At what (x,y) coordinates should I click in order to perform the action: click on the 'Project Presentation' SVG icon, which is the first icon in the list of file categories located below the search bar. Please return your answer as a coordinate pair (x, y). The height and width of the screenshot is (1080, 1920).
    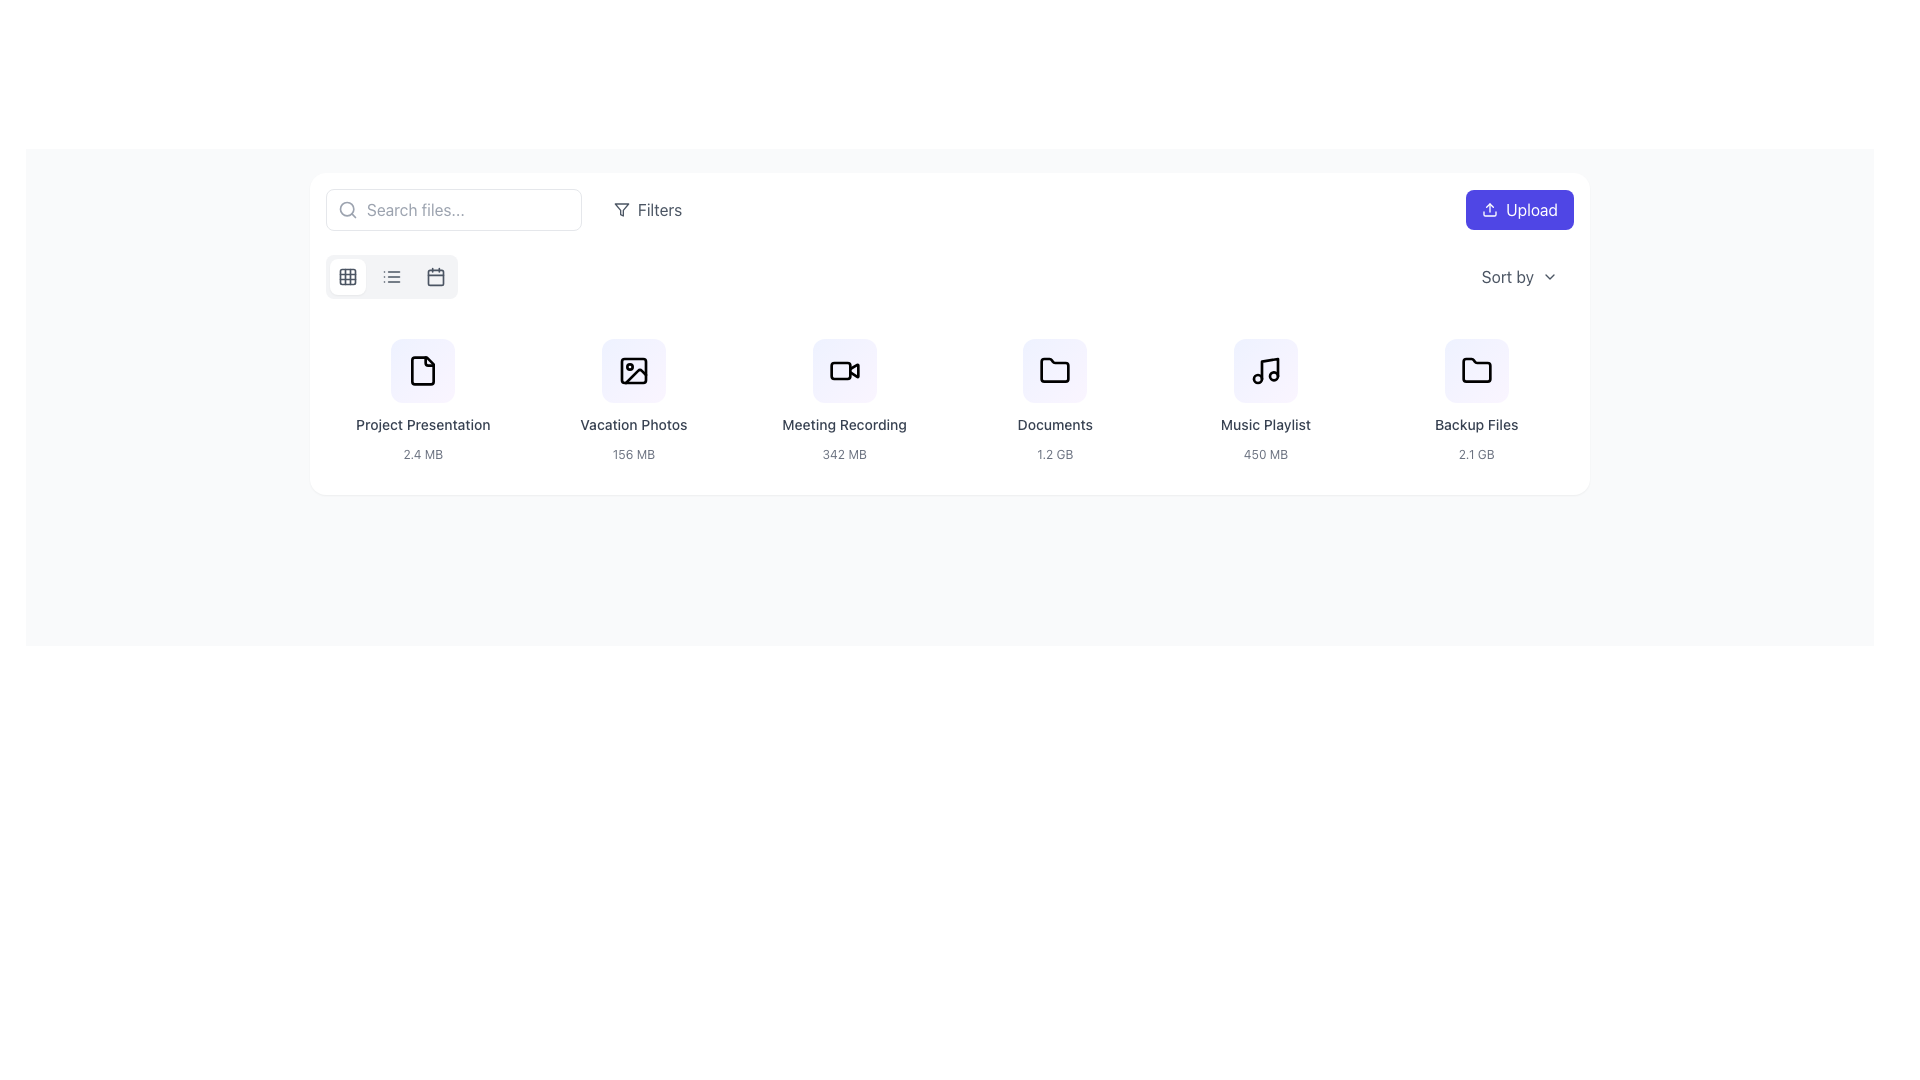
    Looking at the image, I should click on (422, 370).